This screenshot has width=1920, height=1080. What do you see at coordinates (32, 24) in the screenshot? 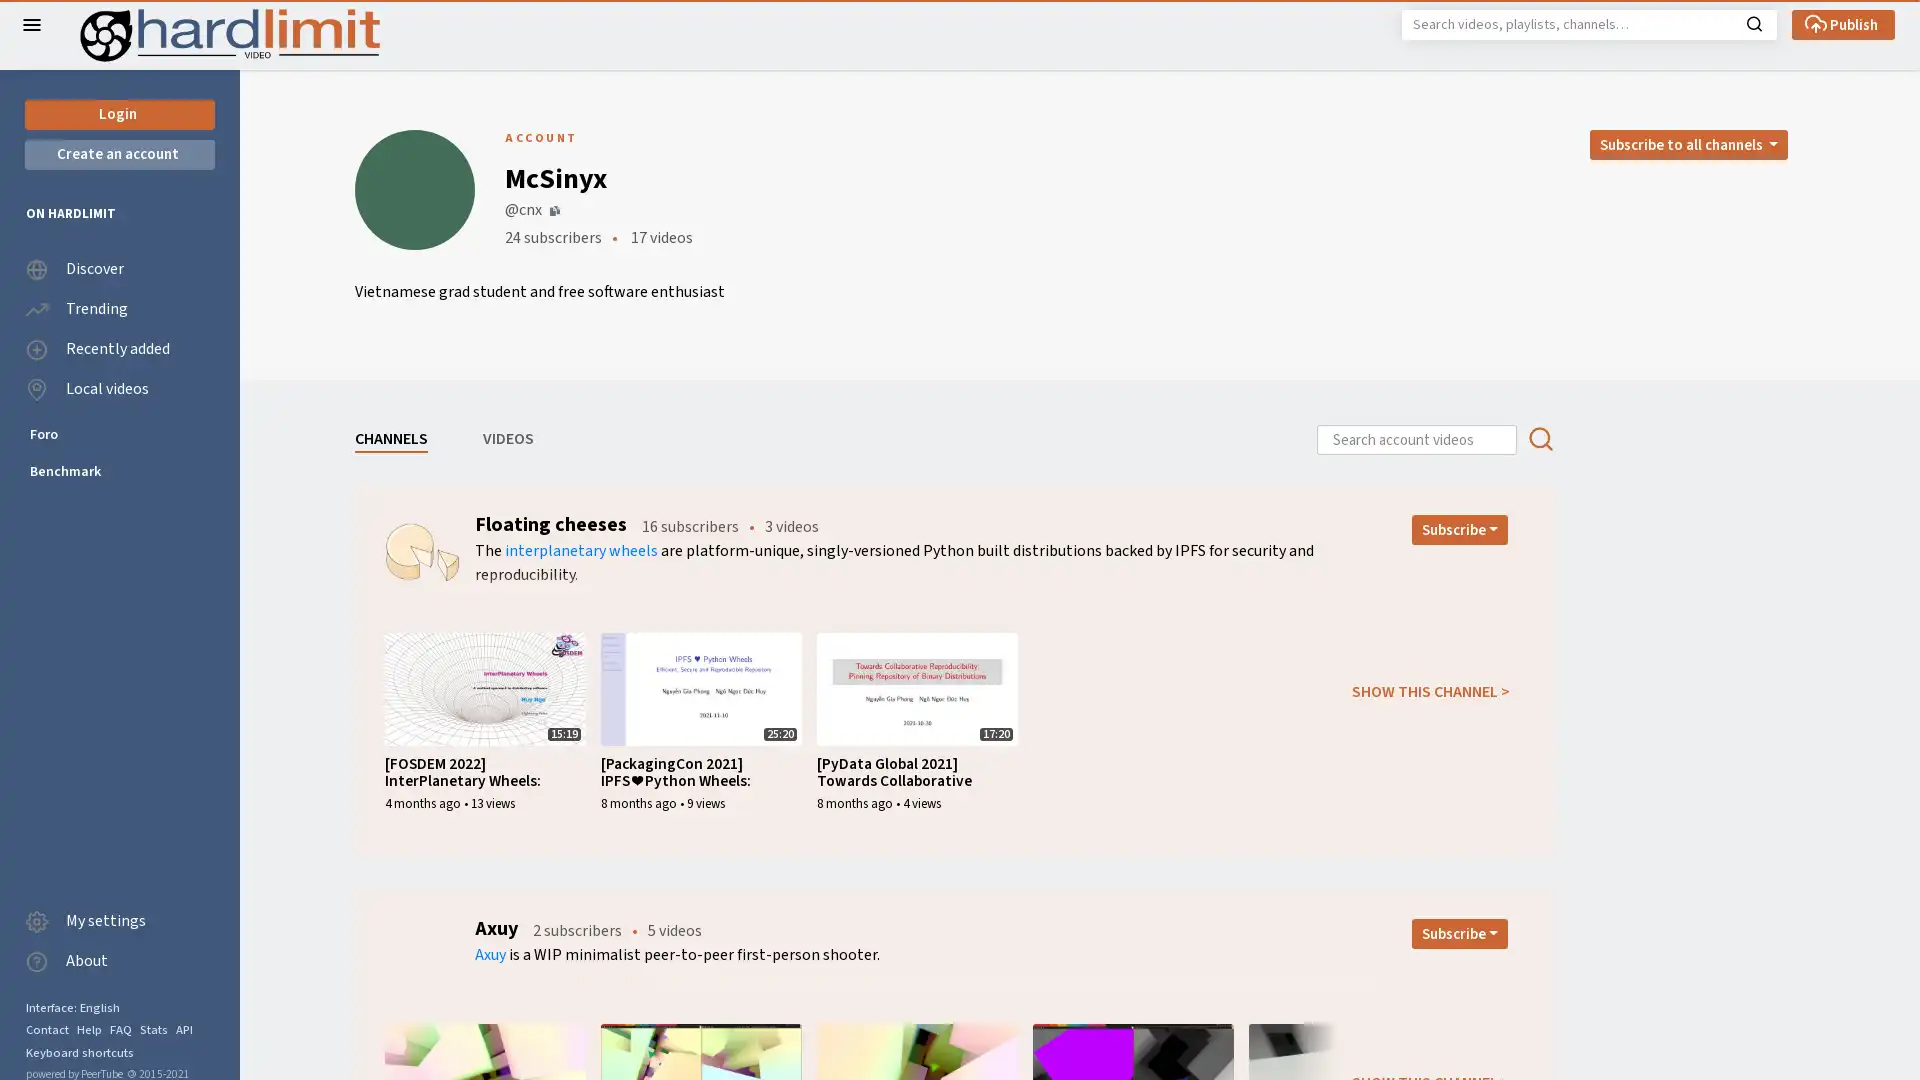
I see `Close the left menu` at bounding box center [32, 24].